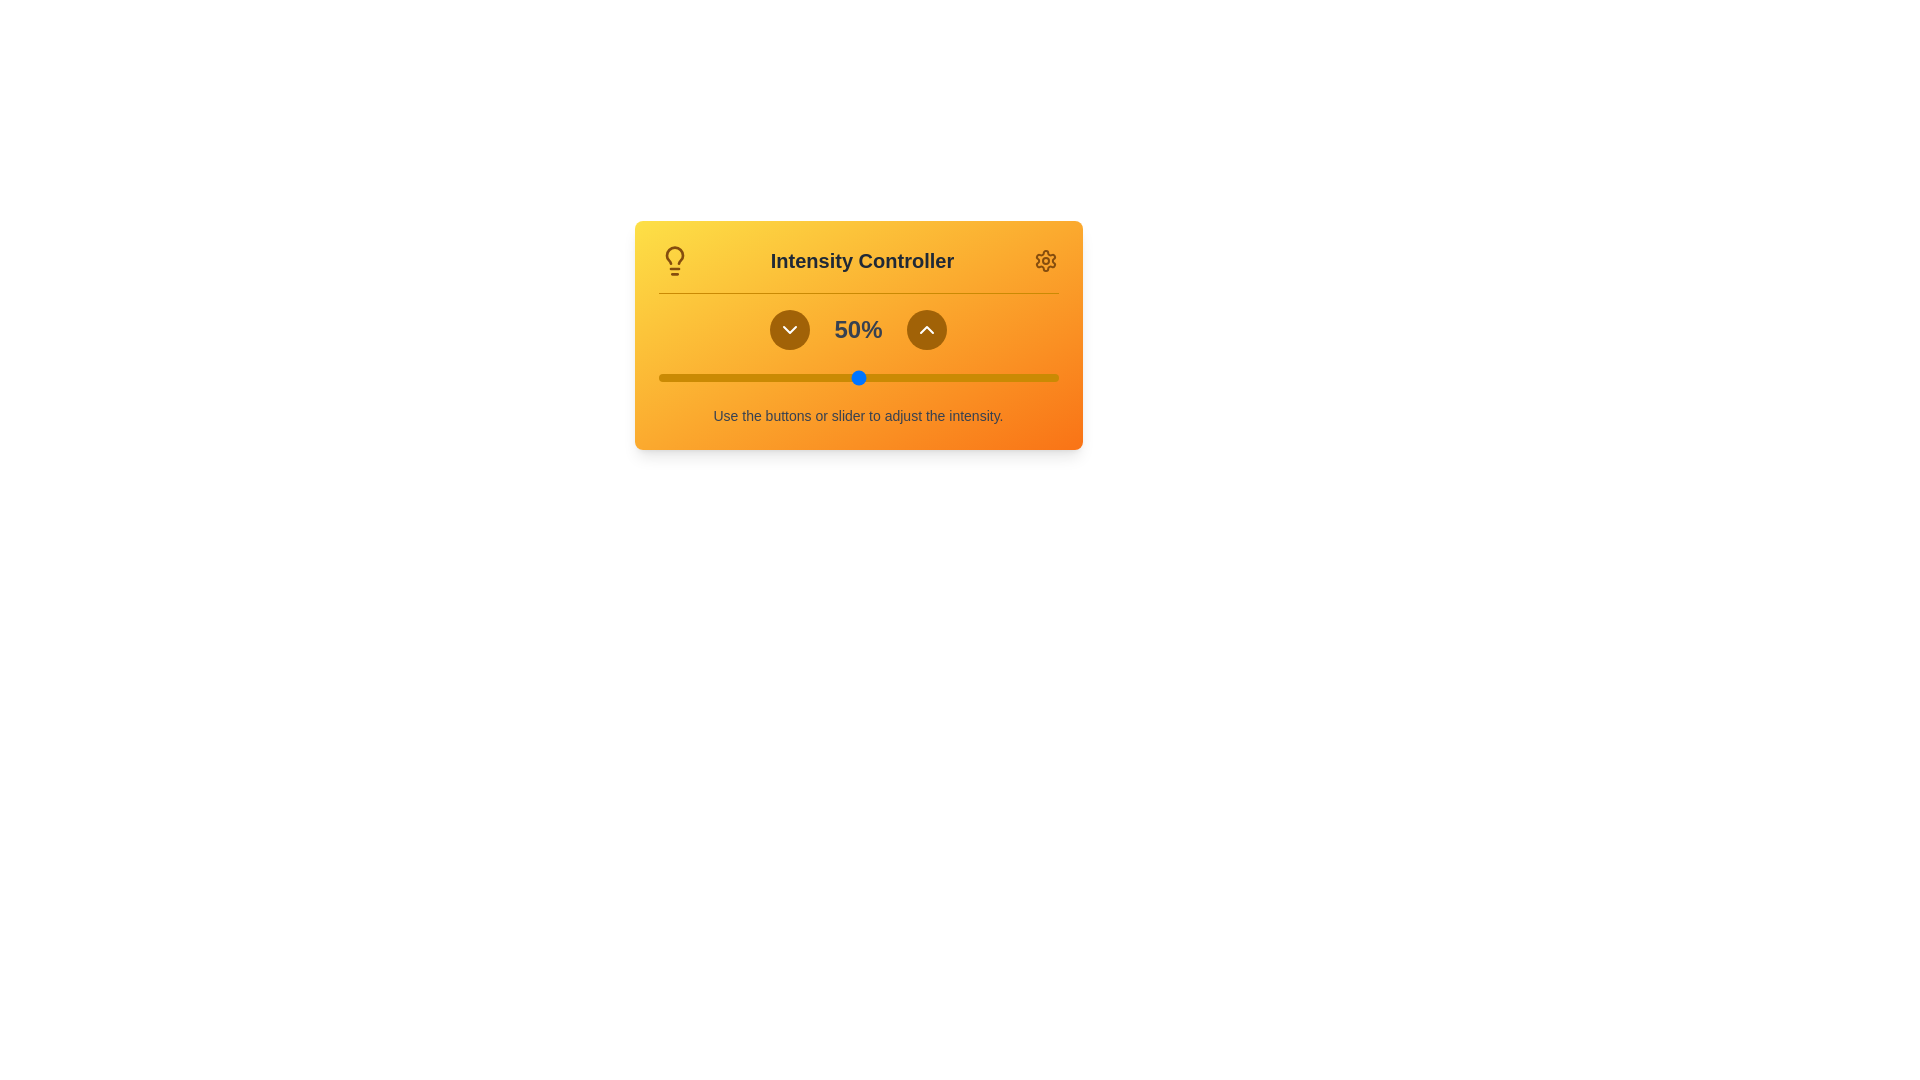 This screenshot has height=1080, width=1920. I want to click on the text label that provides guidance on operating the controls above it, located at the lowest position within the orange gradient card-like box, so click(858, 415).